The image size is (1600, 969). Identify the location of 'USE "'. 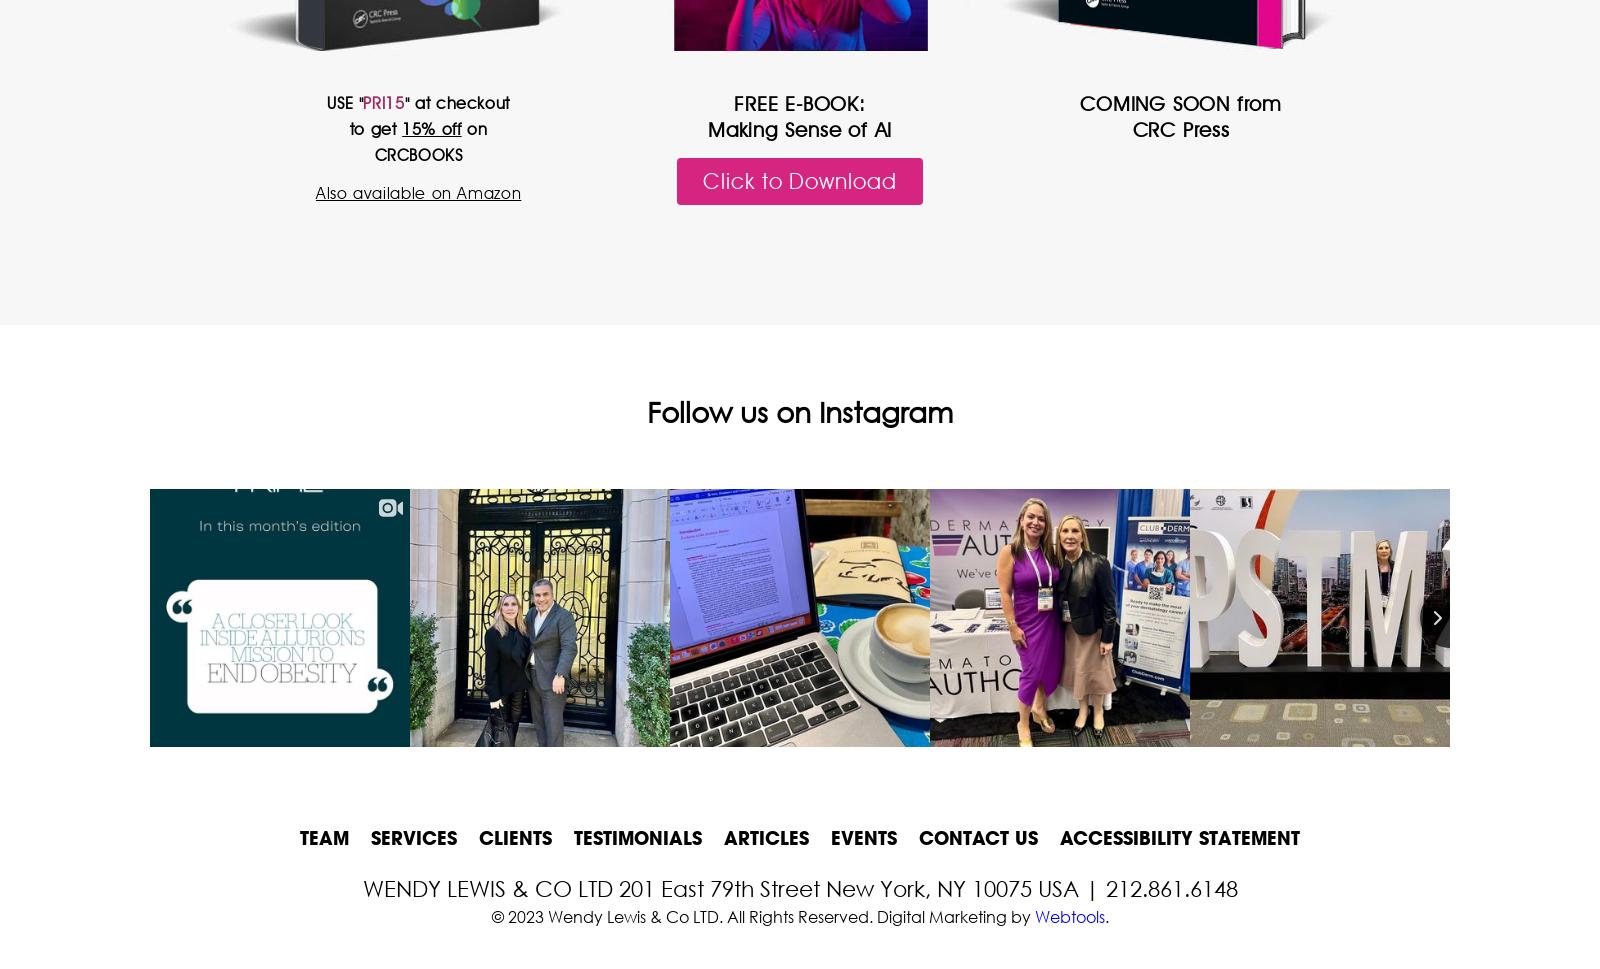
(344, 102).